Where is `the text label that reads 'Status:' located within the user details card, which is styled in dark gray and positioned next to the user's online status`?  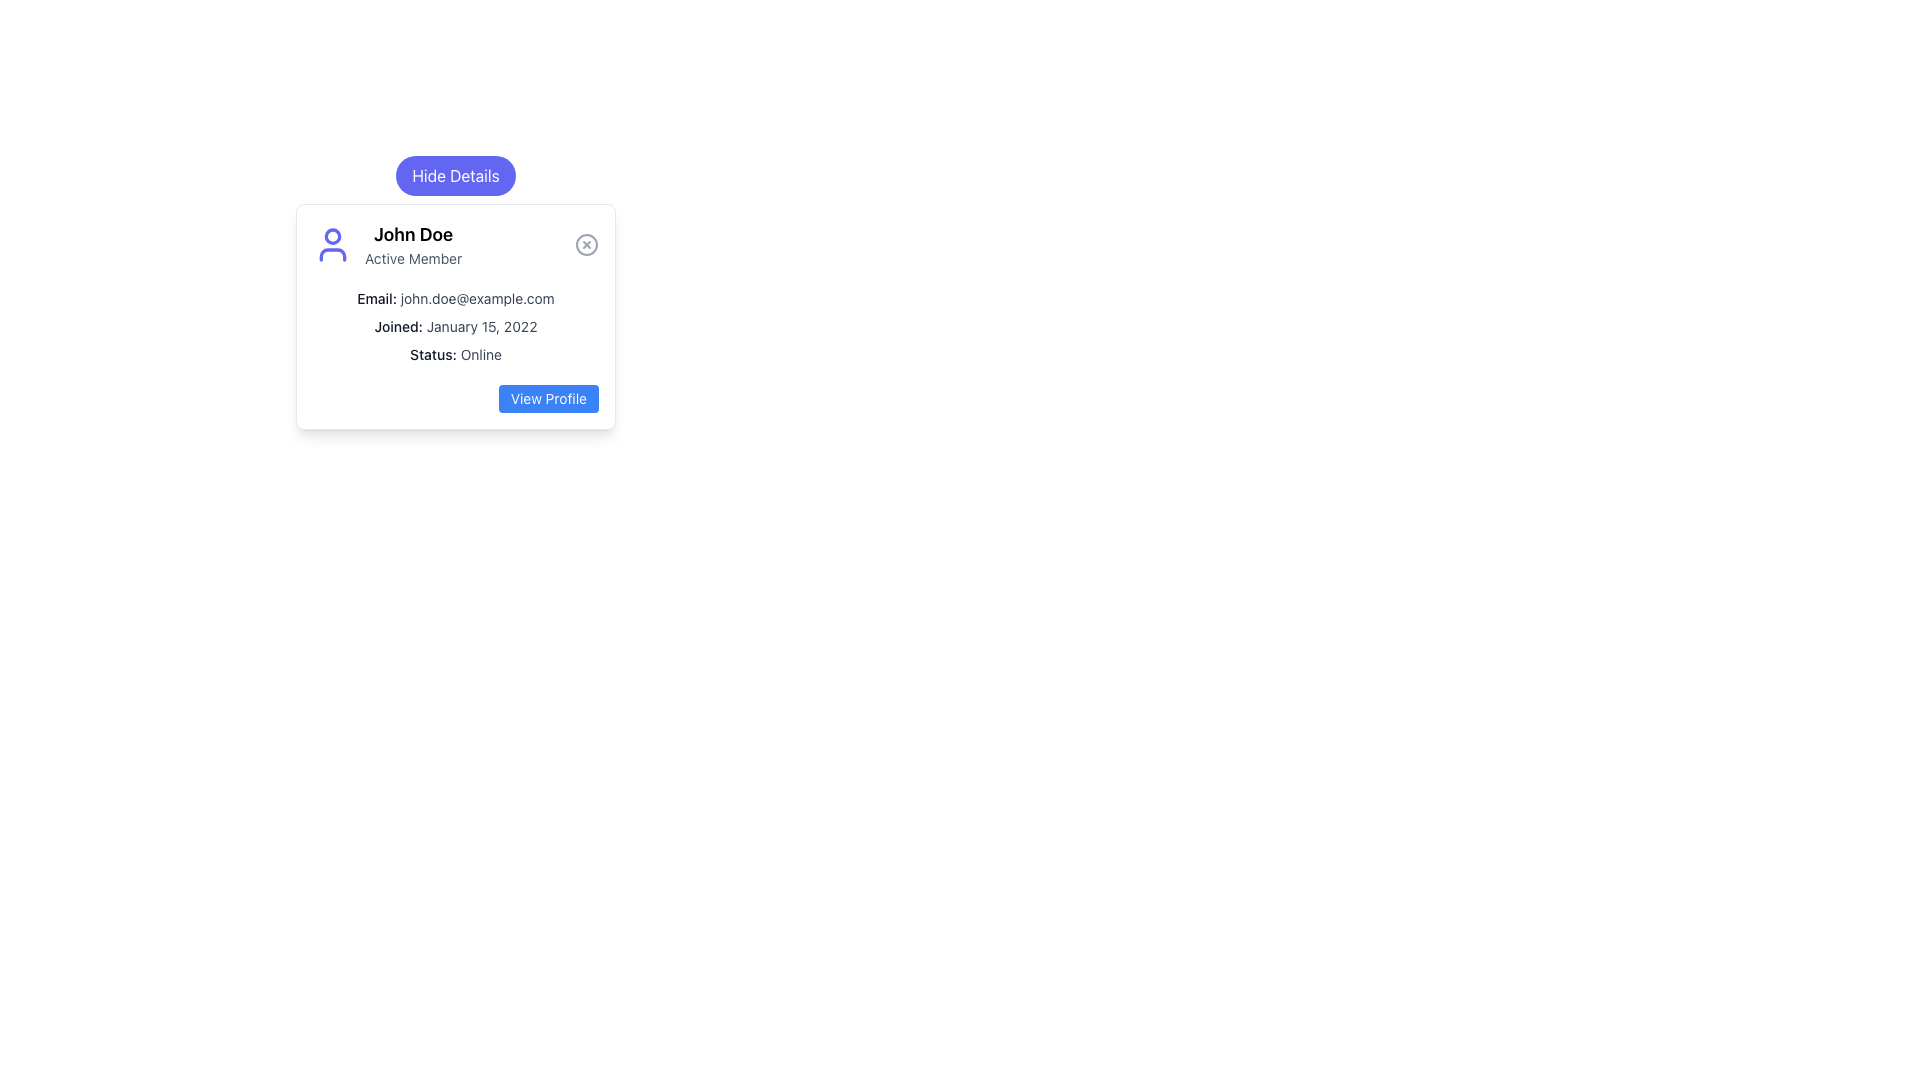 the text label that reads 'Status:' located within the user details card, which is styled in dark gray and positioned next to the user's online status is located at coordinates (432, 353).